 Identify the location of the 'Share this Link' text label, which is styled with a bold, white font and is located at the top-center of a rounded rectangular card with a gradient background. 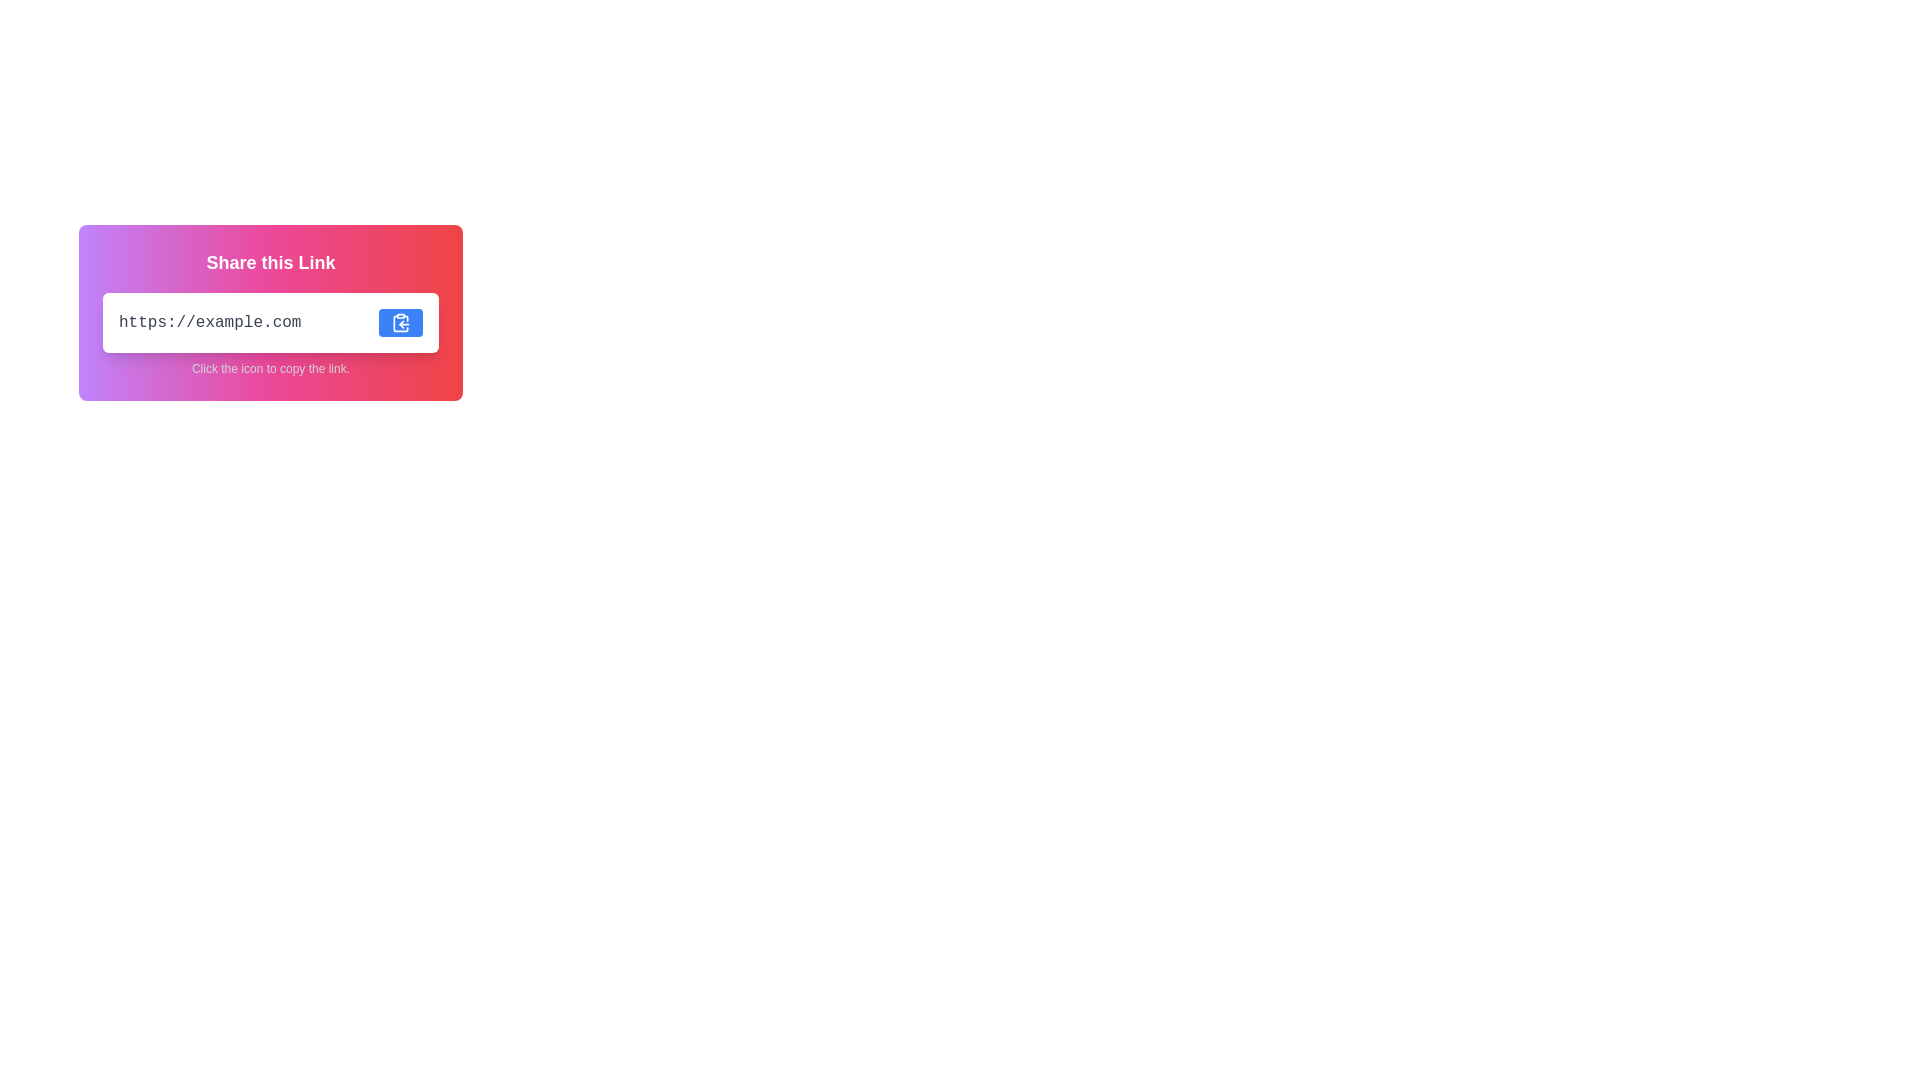
(269, 261).